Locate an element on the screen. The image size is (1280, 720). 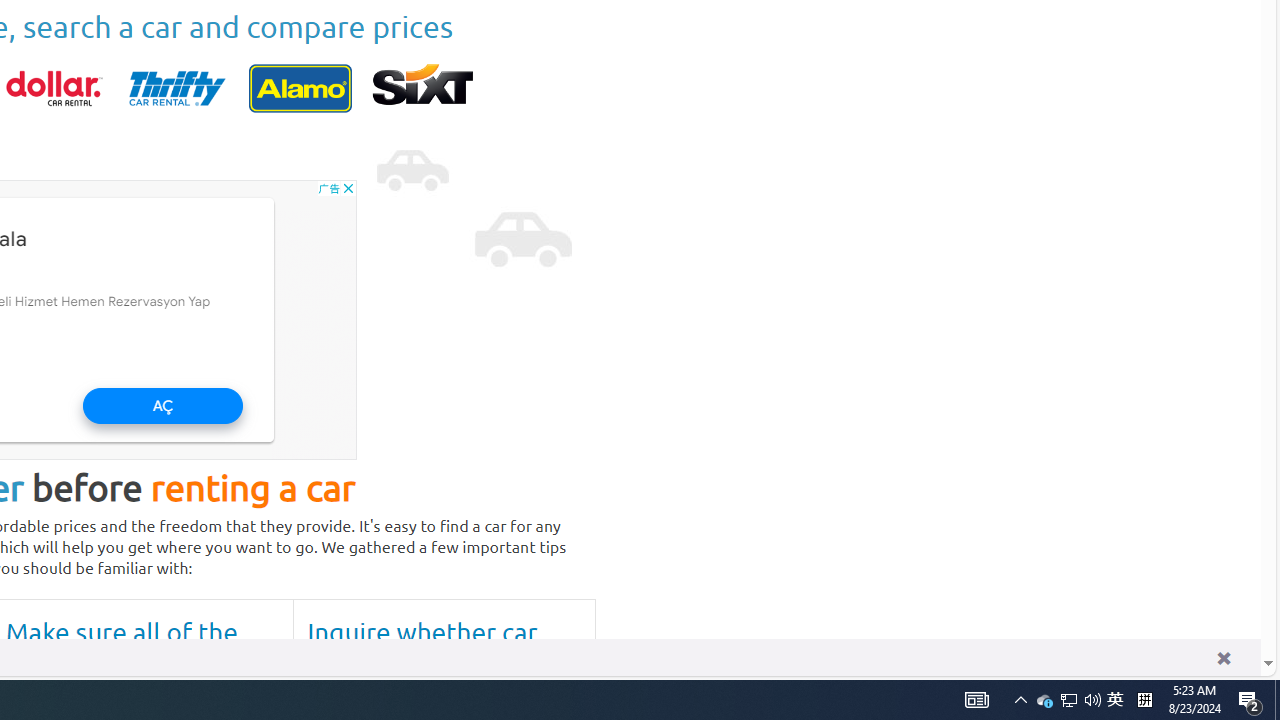
'dollar' is located at coordinates (54, 87).